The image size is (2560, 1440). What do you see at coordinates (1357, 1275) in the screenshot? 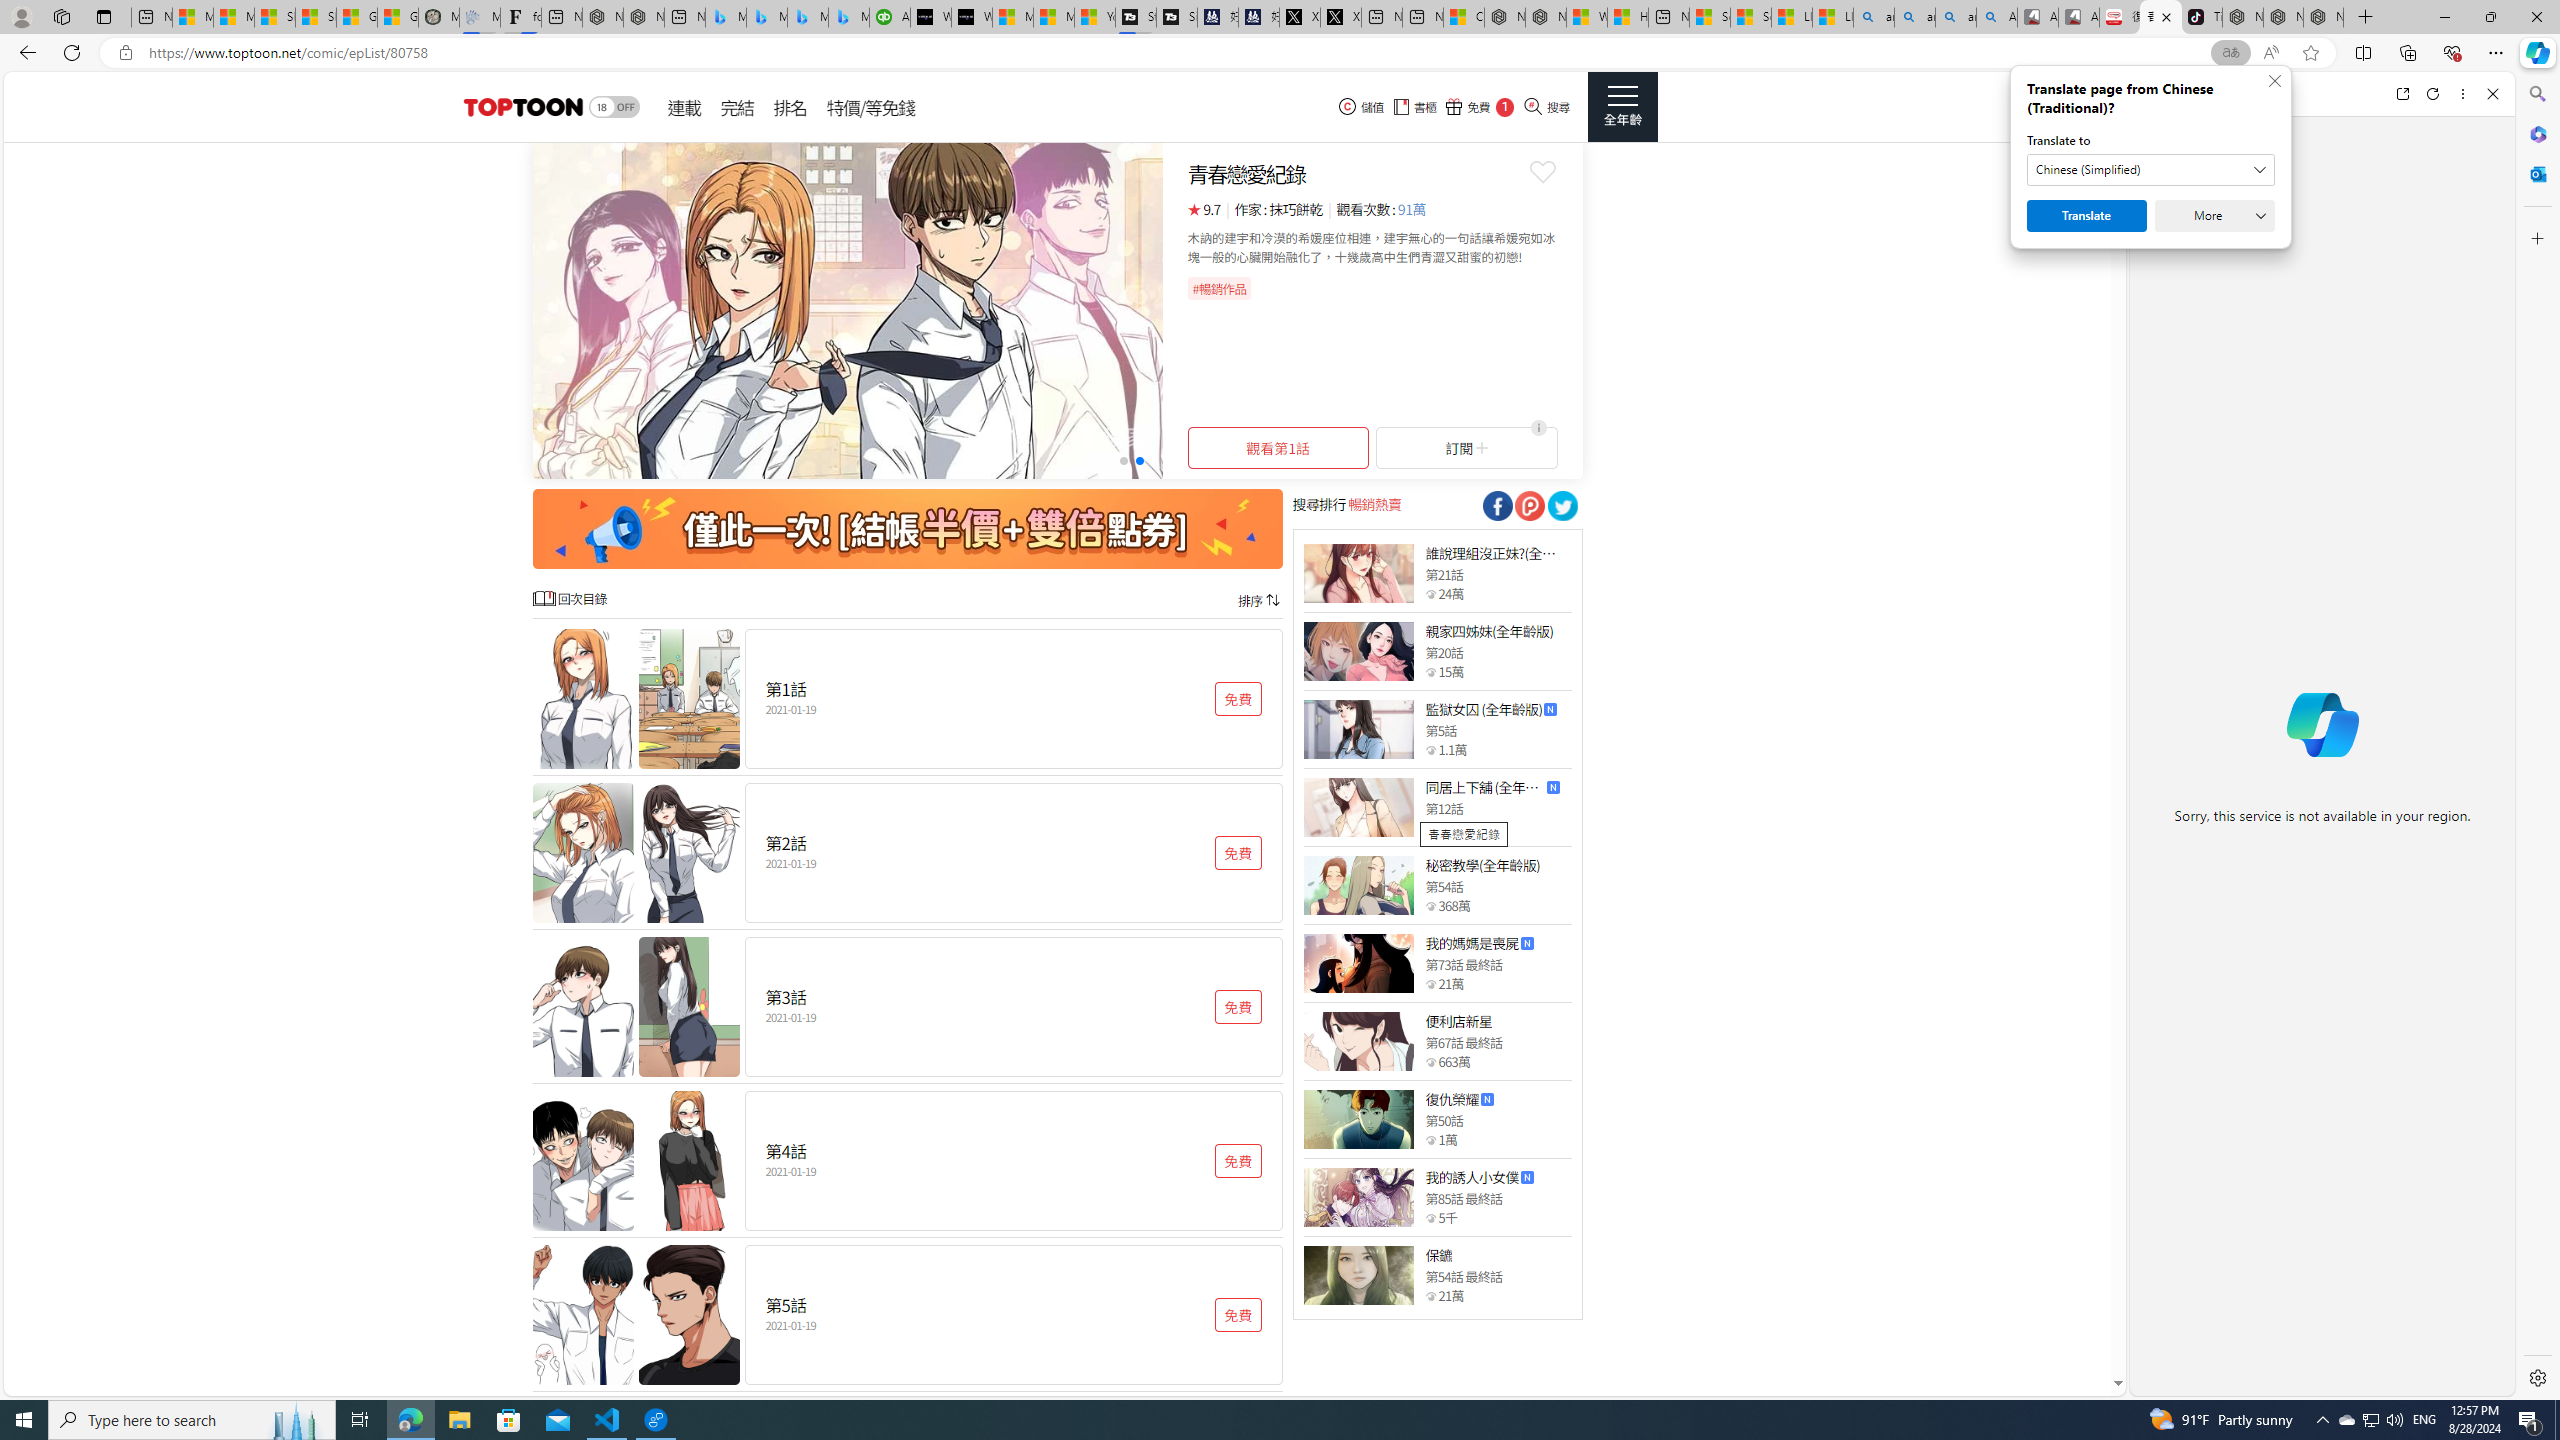
I see `'Class: thumb_img'` at bounding box center [1357, 1275].